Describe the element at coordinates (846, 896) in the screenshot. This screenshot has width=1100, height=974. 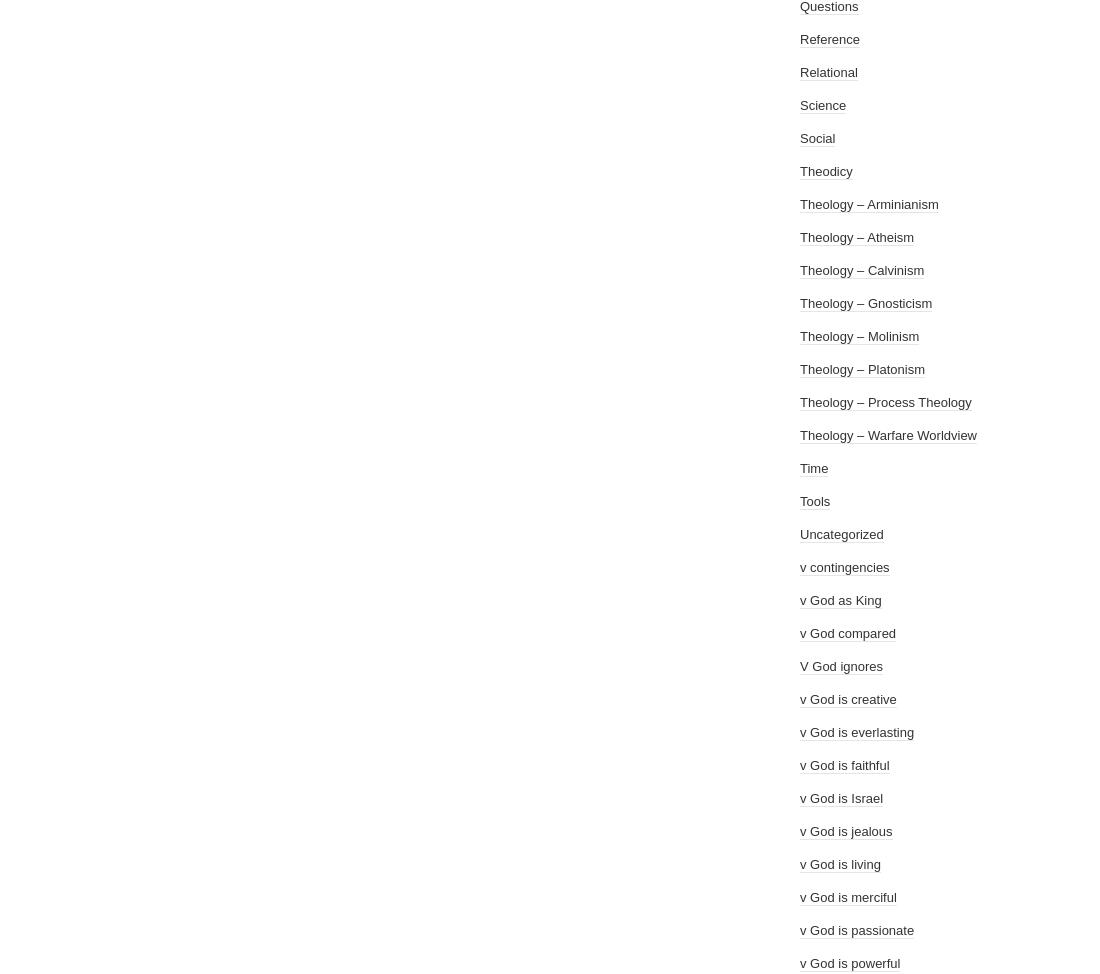
I see `'v God is merciful'` at that location.